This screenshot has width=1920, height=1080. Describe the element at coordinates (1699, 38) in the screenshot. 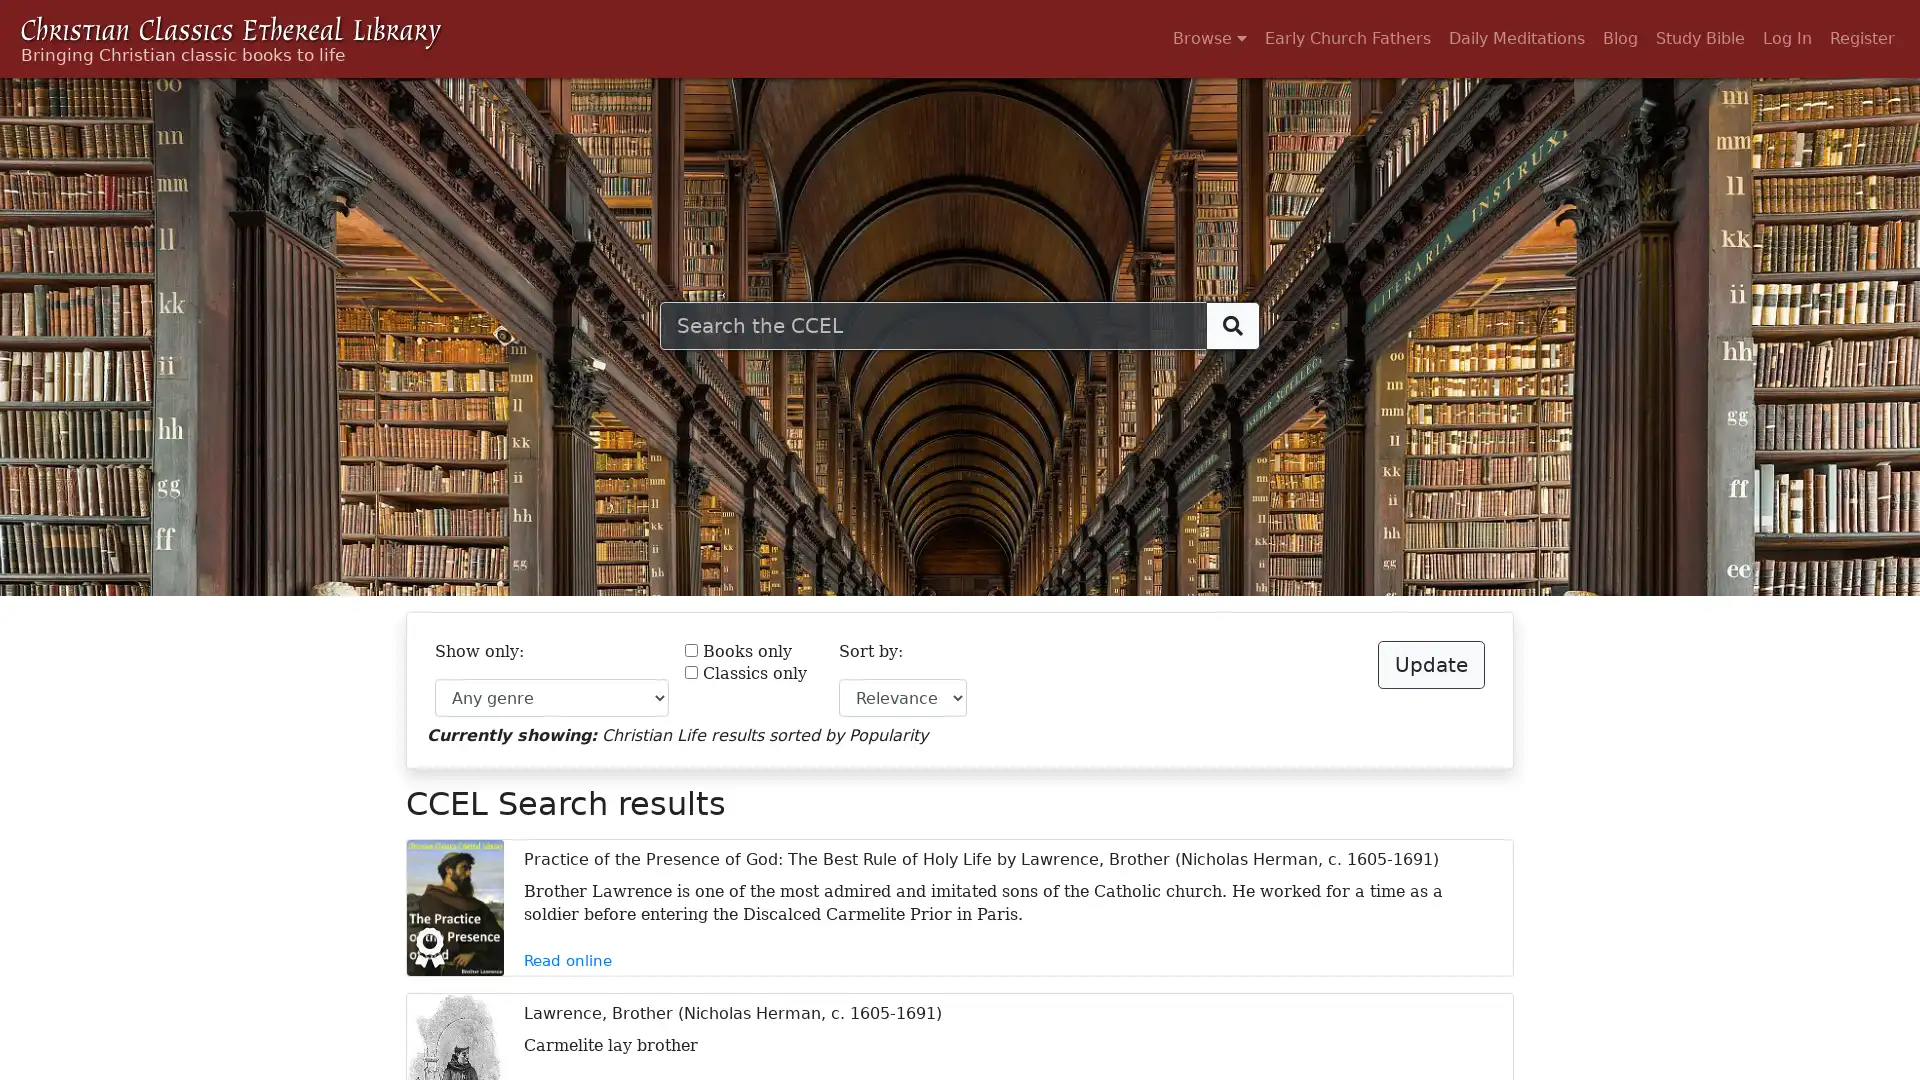

I see `Study Bible` at that location.